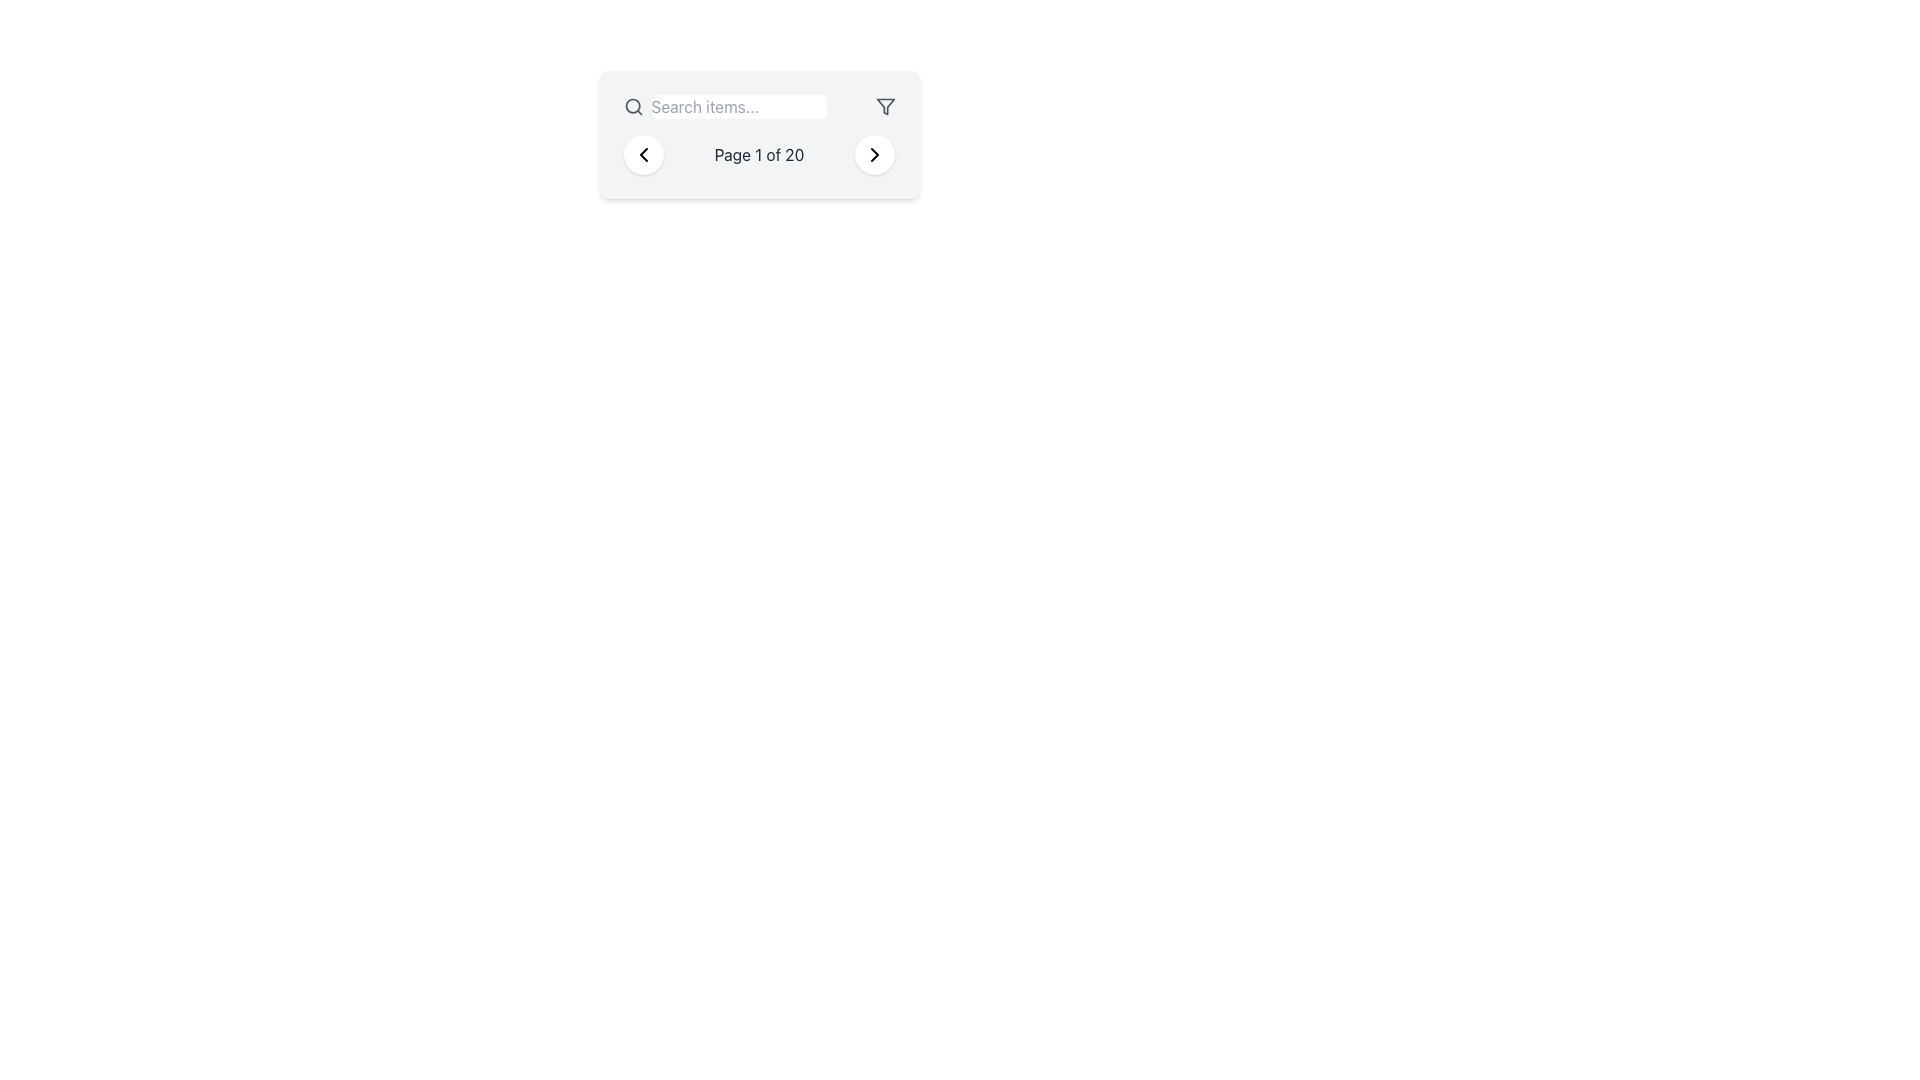 Image resolution: width=1920 pixels, height=1080 pixels. What do you see at coordinates (632, 107) in the screenshot?
I see `the search icon resembling a magnifying glass, which is styled with a circular outline and is located at the top-left area of the search bar labeled 'Search items...'` at bounding box center [632, 107].